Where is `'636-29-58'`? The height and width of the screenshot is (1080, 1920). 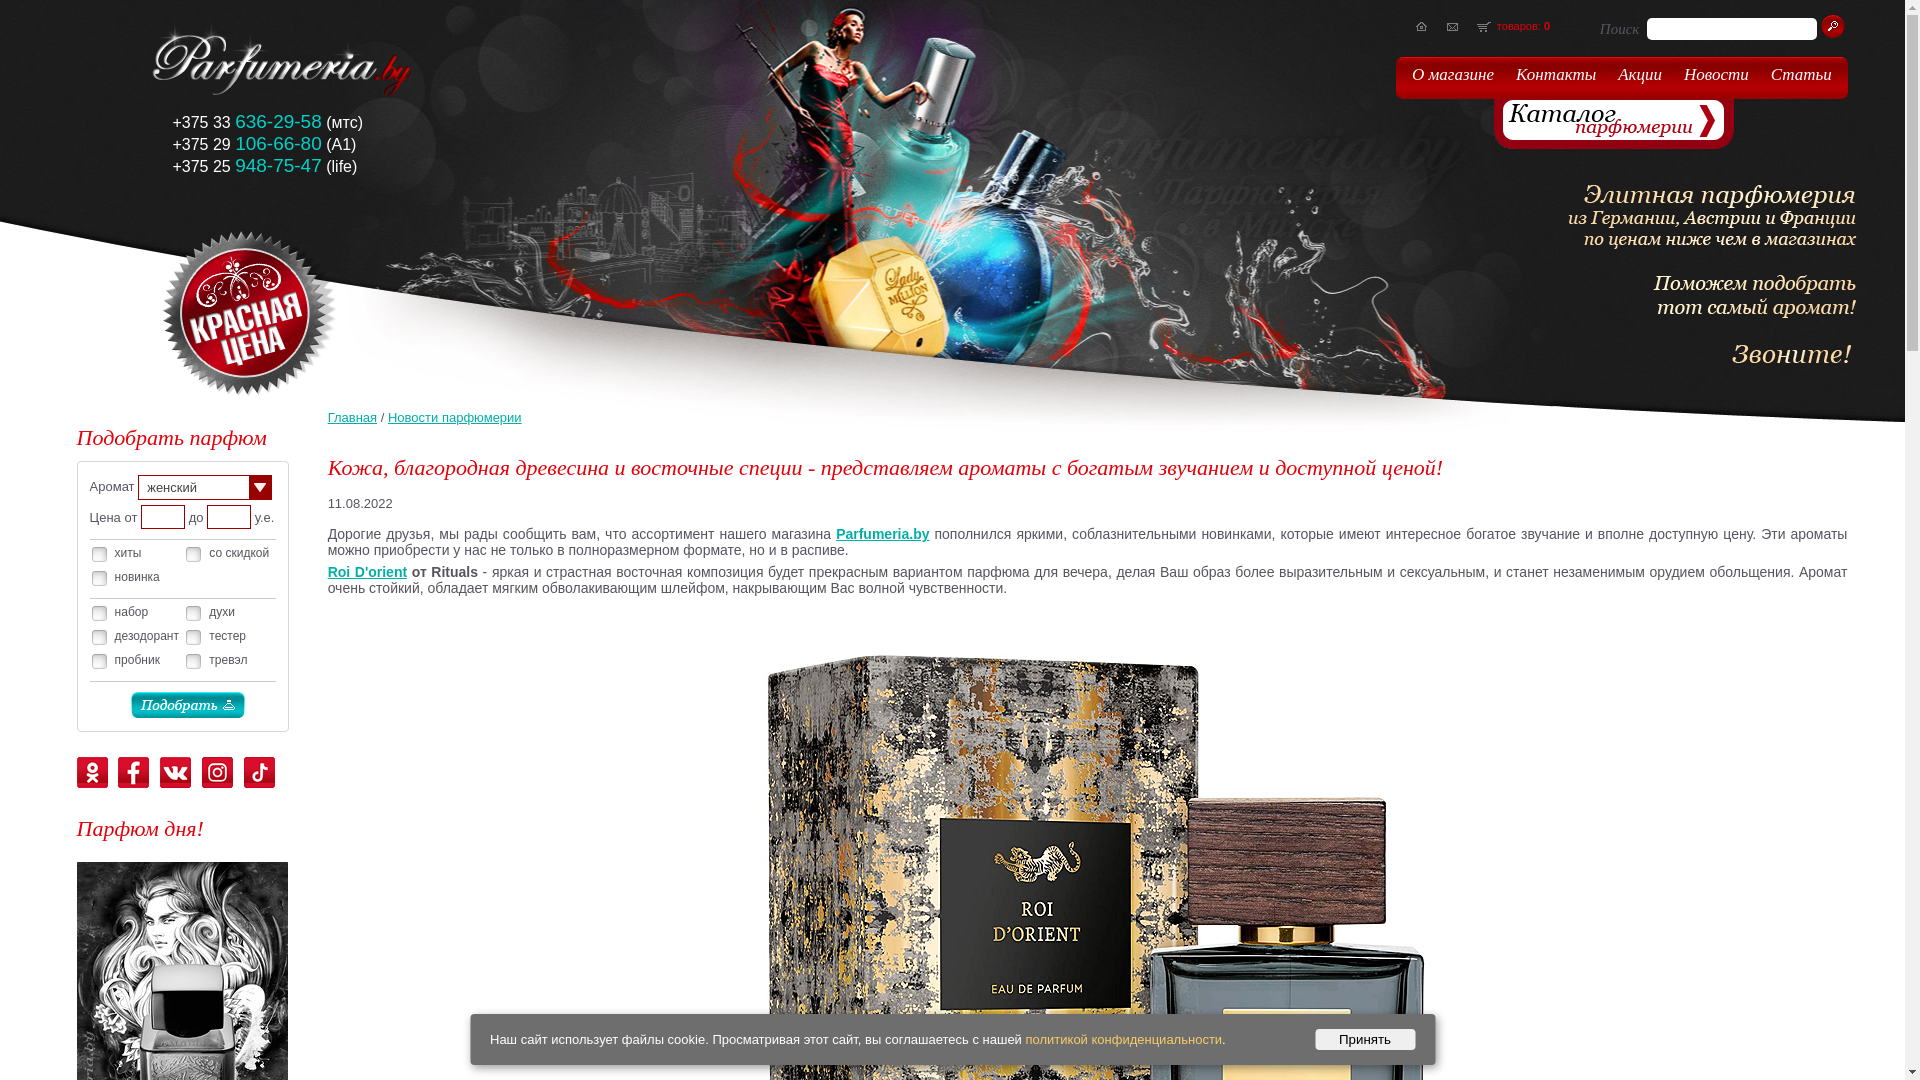
'636-29-58' is located at coordinates (277, 122).